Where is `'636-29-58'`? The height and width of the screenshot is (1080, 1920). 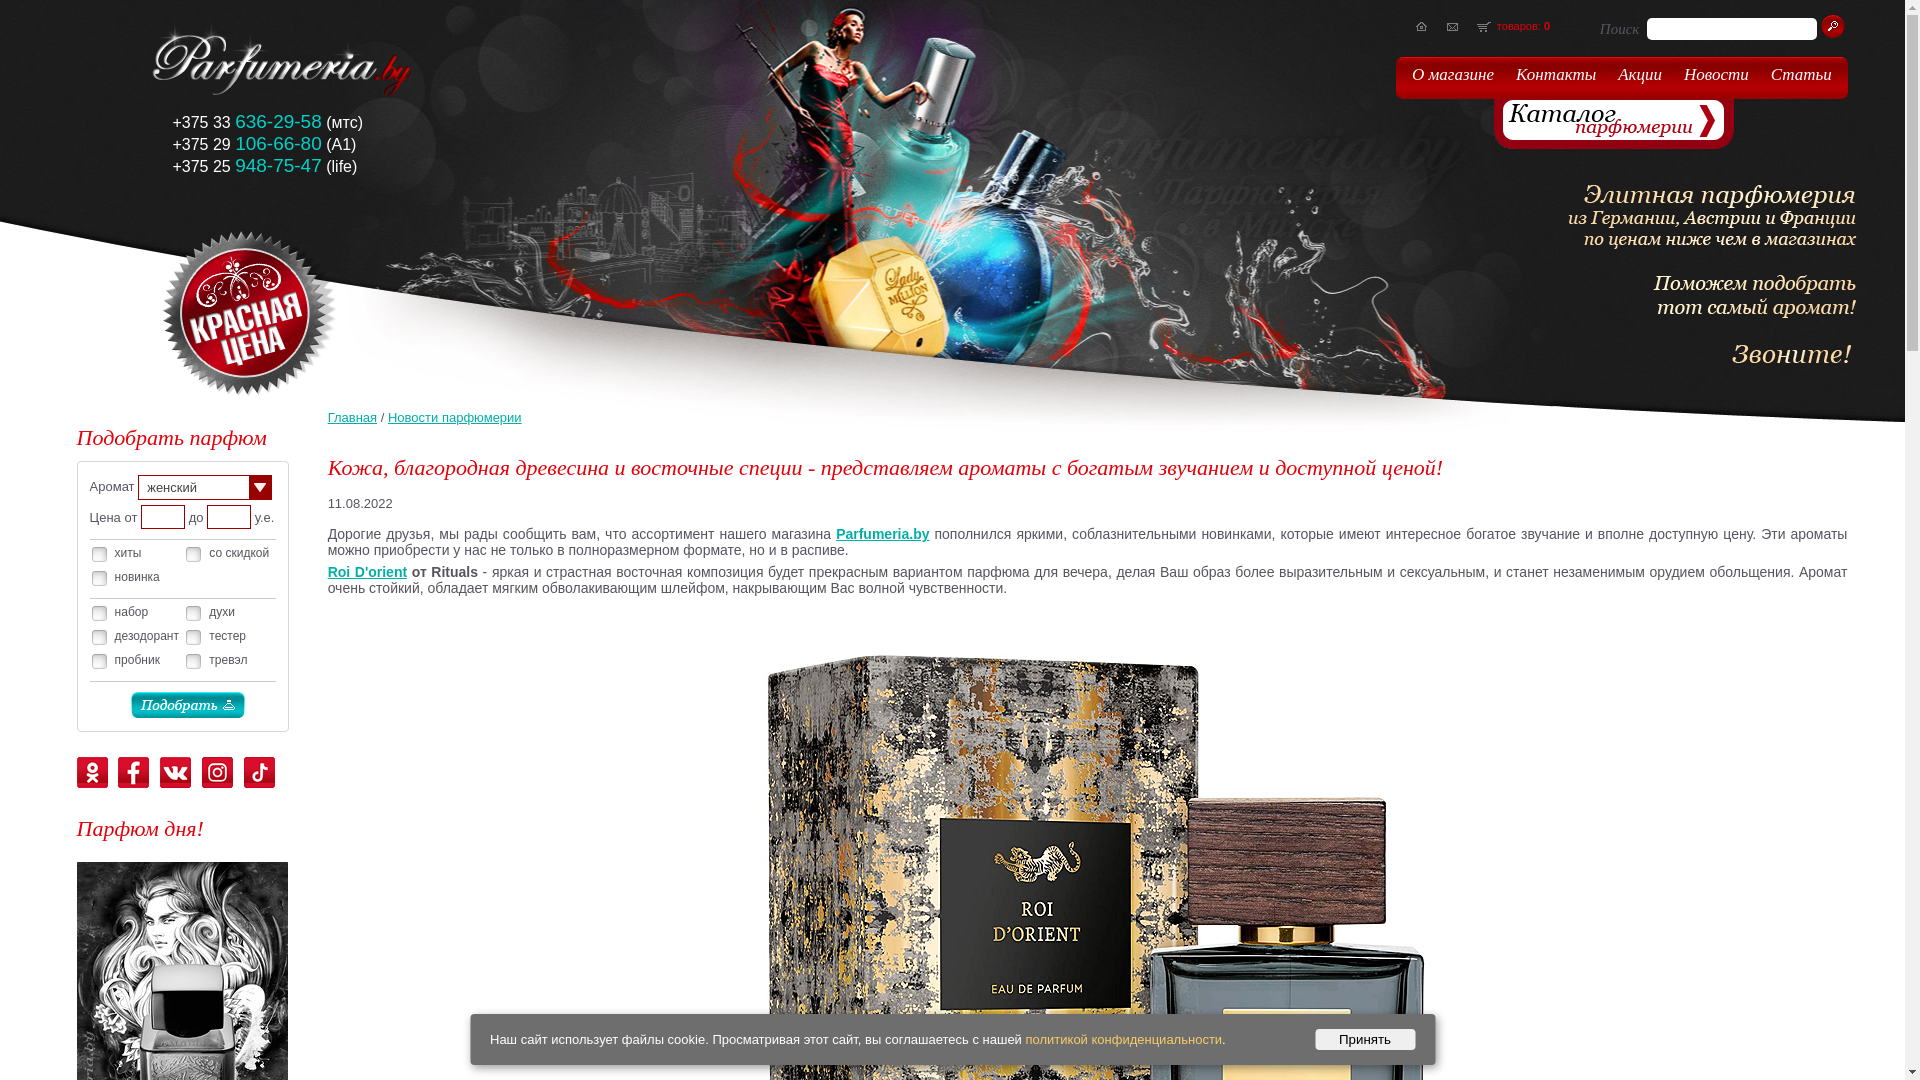
'636-29-58' is located at coordinates (277, 122).